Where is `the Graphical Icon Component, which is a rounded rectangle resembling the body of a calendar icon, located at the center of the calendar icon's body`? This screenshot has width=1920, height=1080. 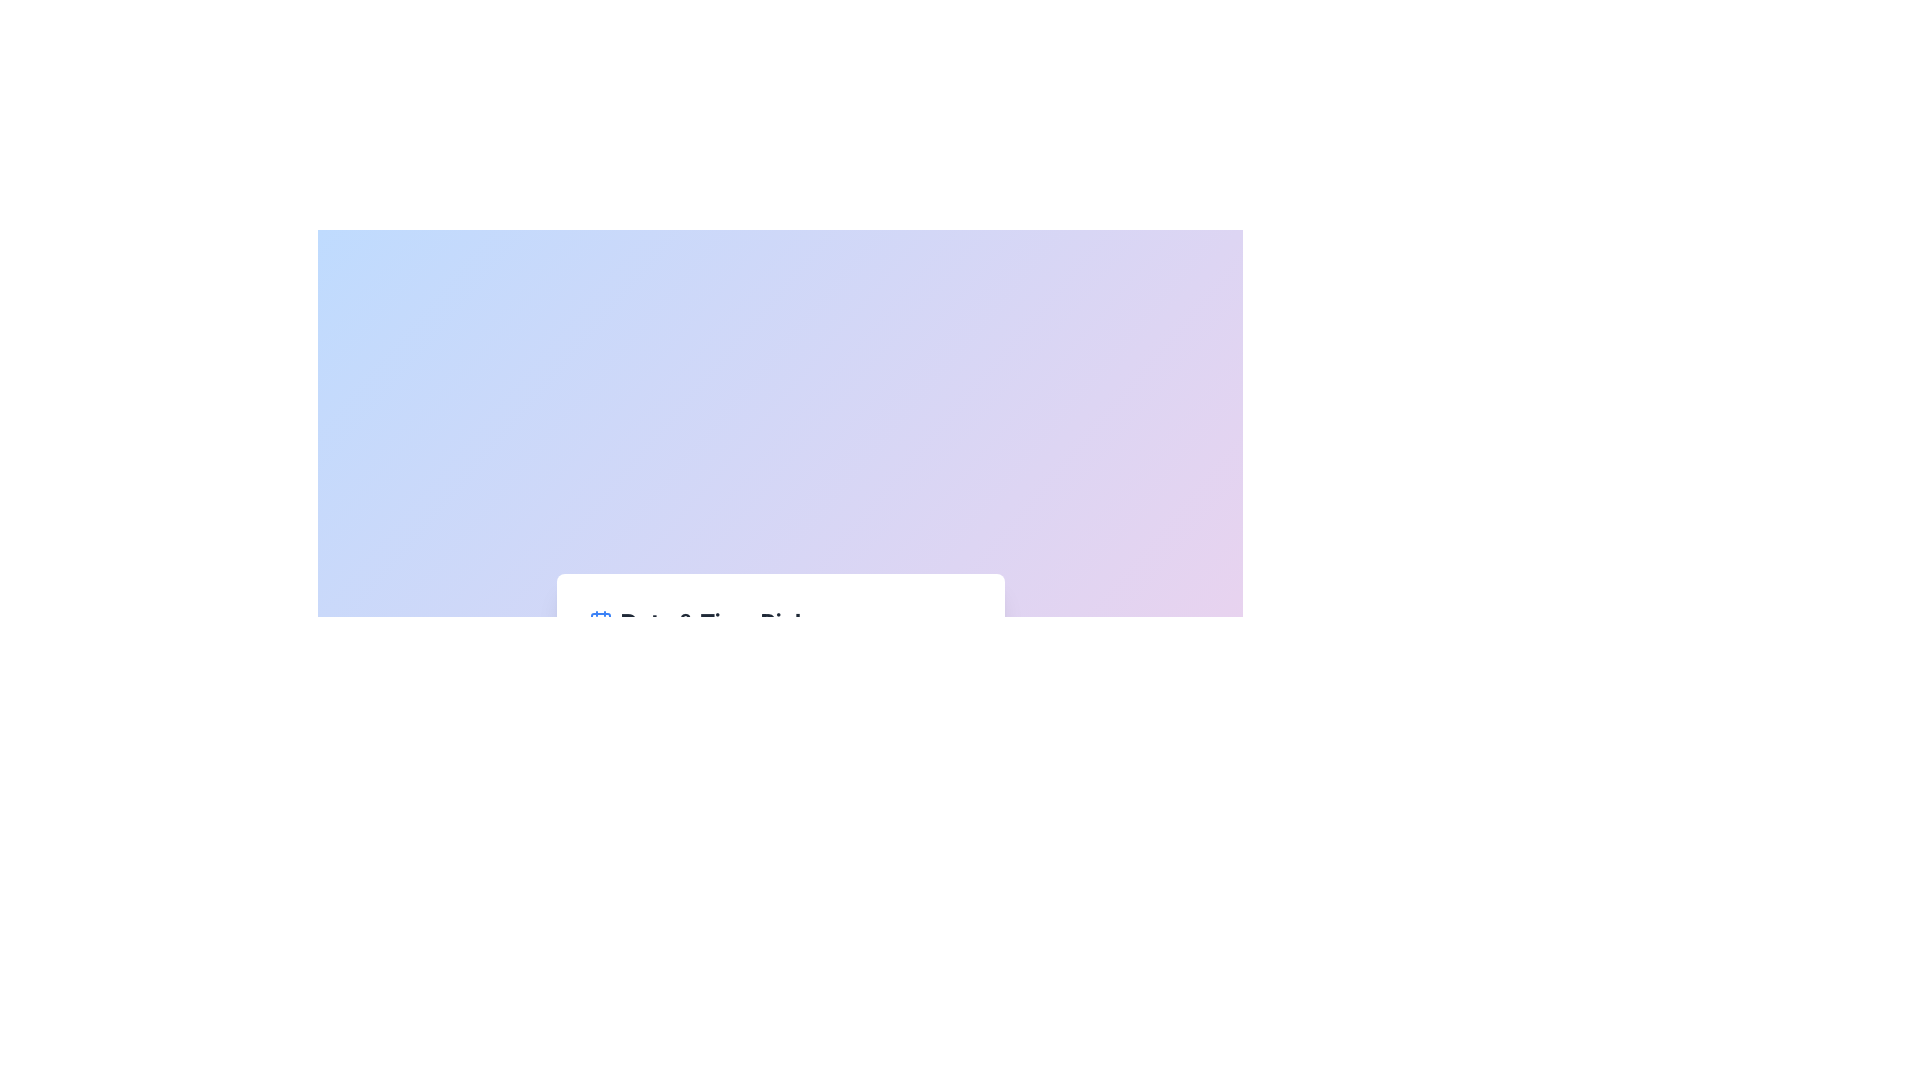 the Graphical Icon Component, which is a rounded rectangle resembling the body of a calendar icon, located at the center of the calendar icon's body is located at coordinates (599, 622).